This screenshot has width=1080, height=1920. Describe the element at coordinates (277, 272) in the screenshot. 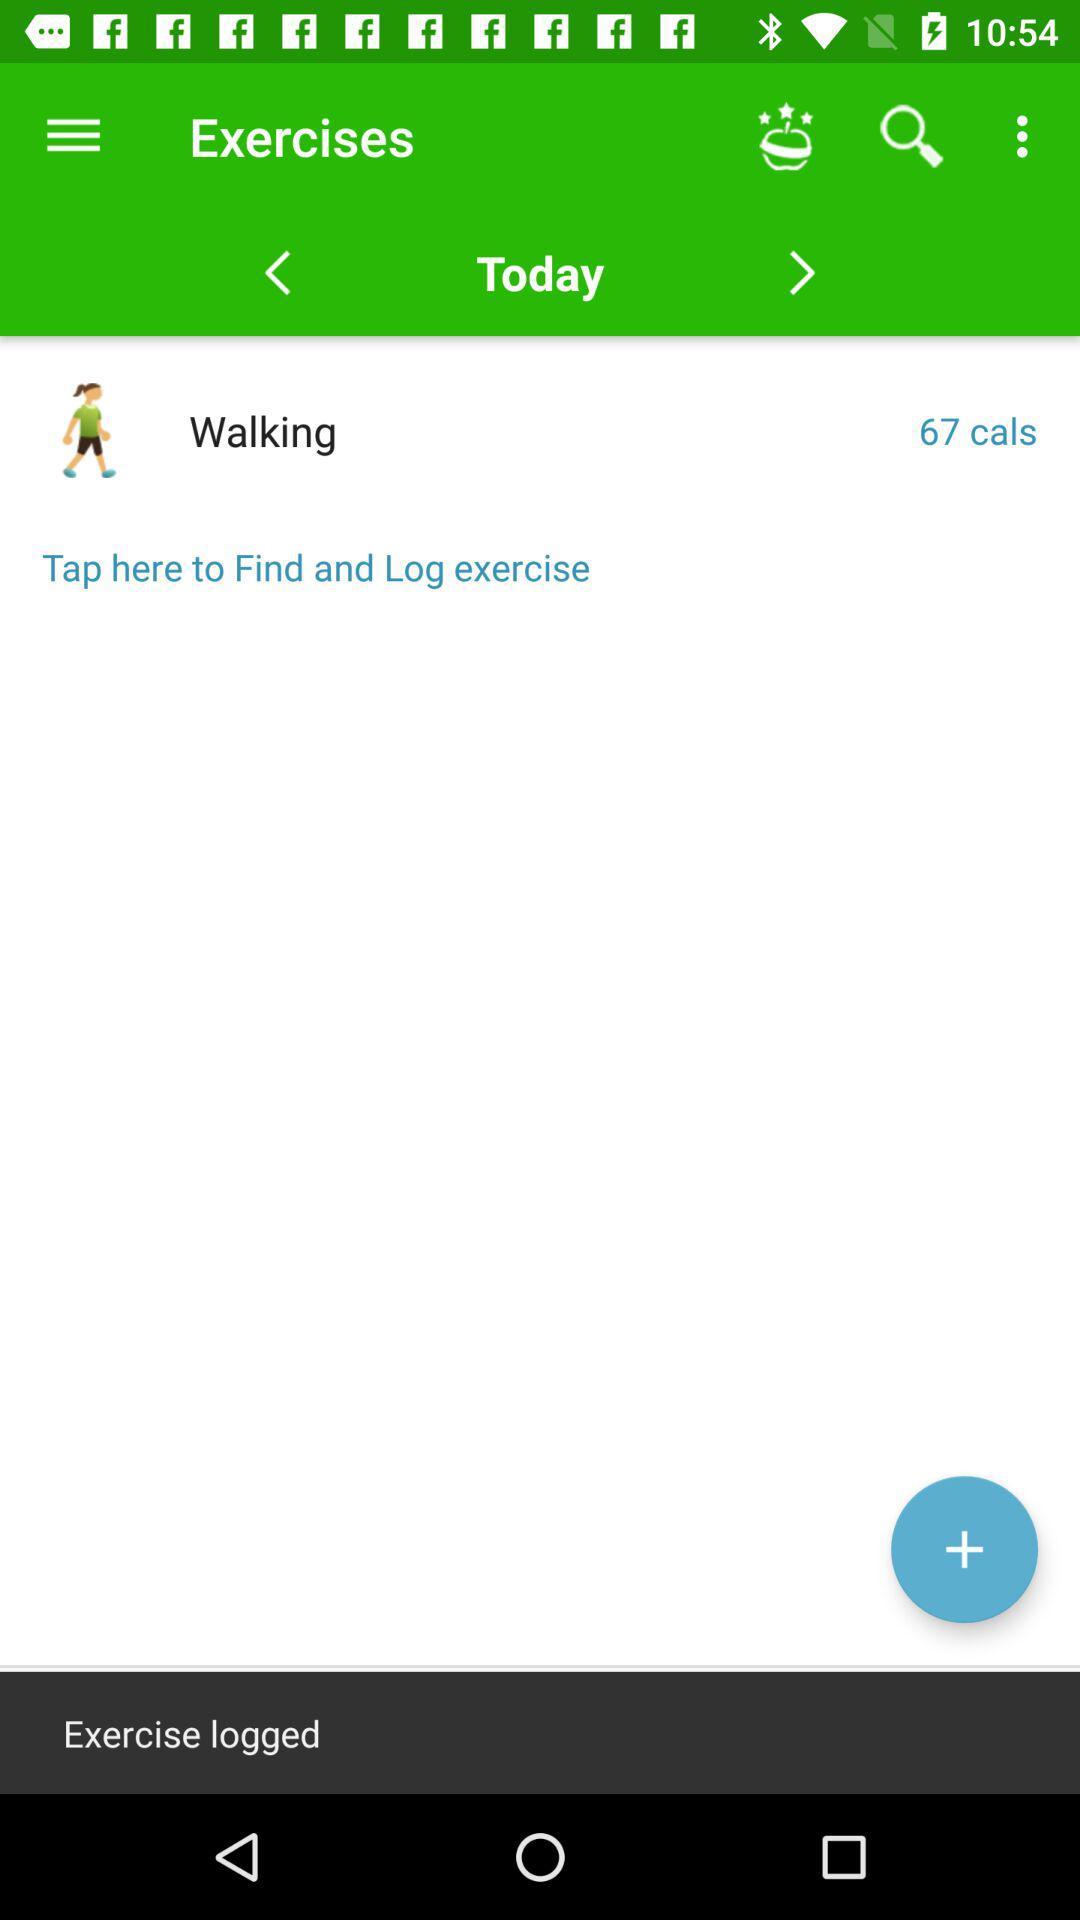

I see `the arrow_backward icon` at that location.